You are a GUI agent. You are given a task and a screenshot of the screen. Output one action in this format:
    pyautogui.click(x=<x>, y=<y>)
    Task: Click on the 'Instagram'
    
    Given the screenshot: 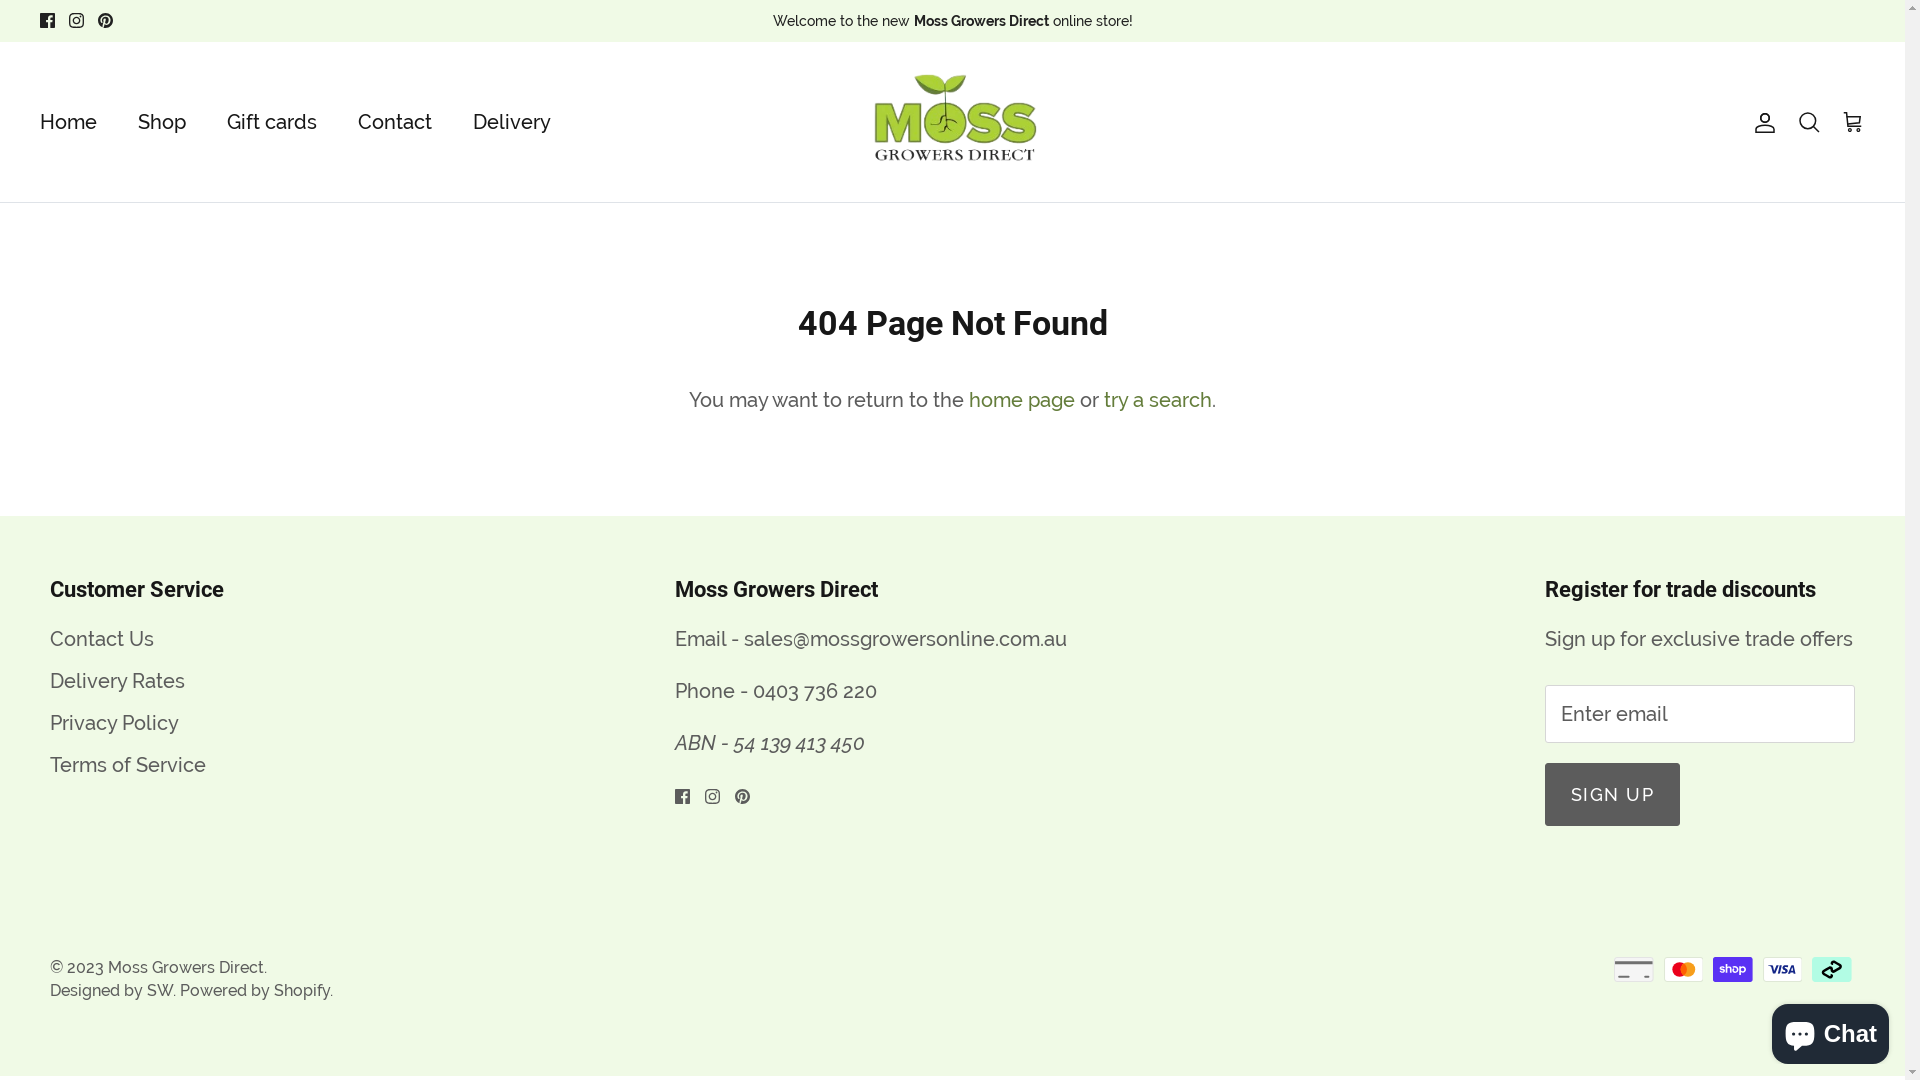 What is the action you would take?
    pyautogui.click(x=76, y=20)
    